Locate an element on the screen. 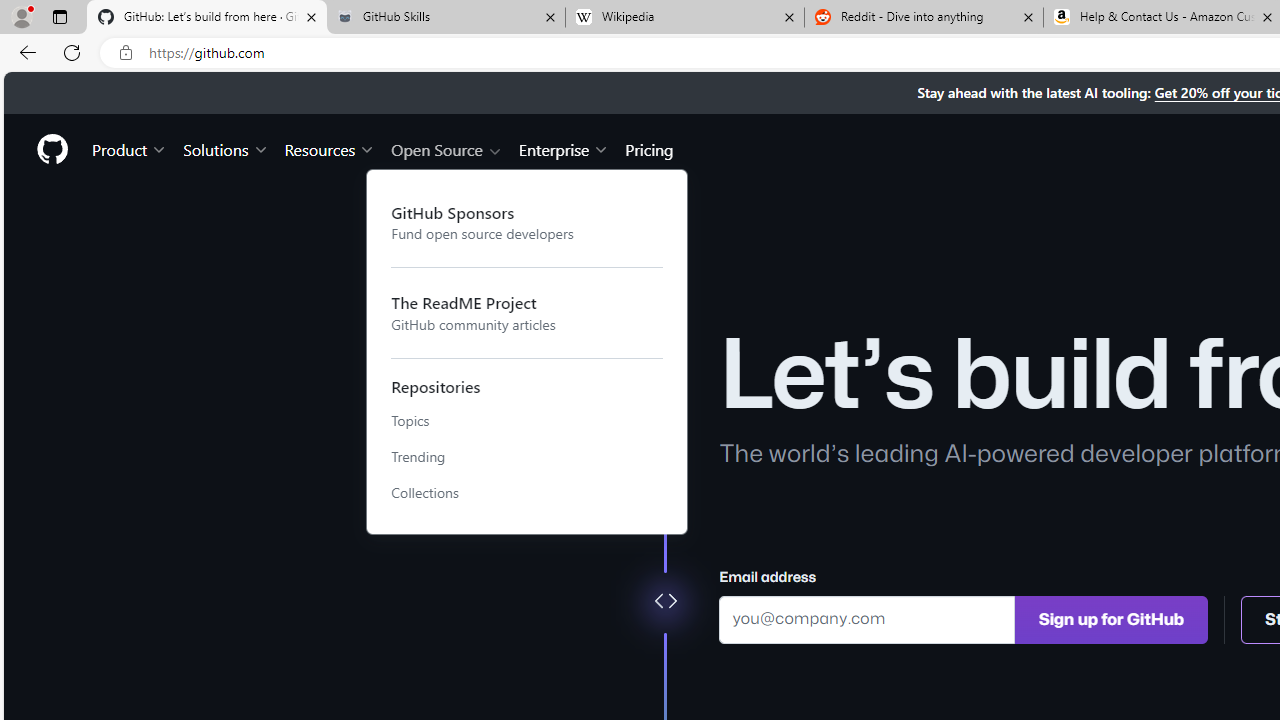 The height and width of the screenshot is (720, 1280). 'Product' is located at coordinates (129, 148).